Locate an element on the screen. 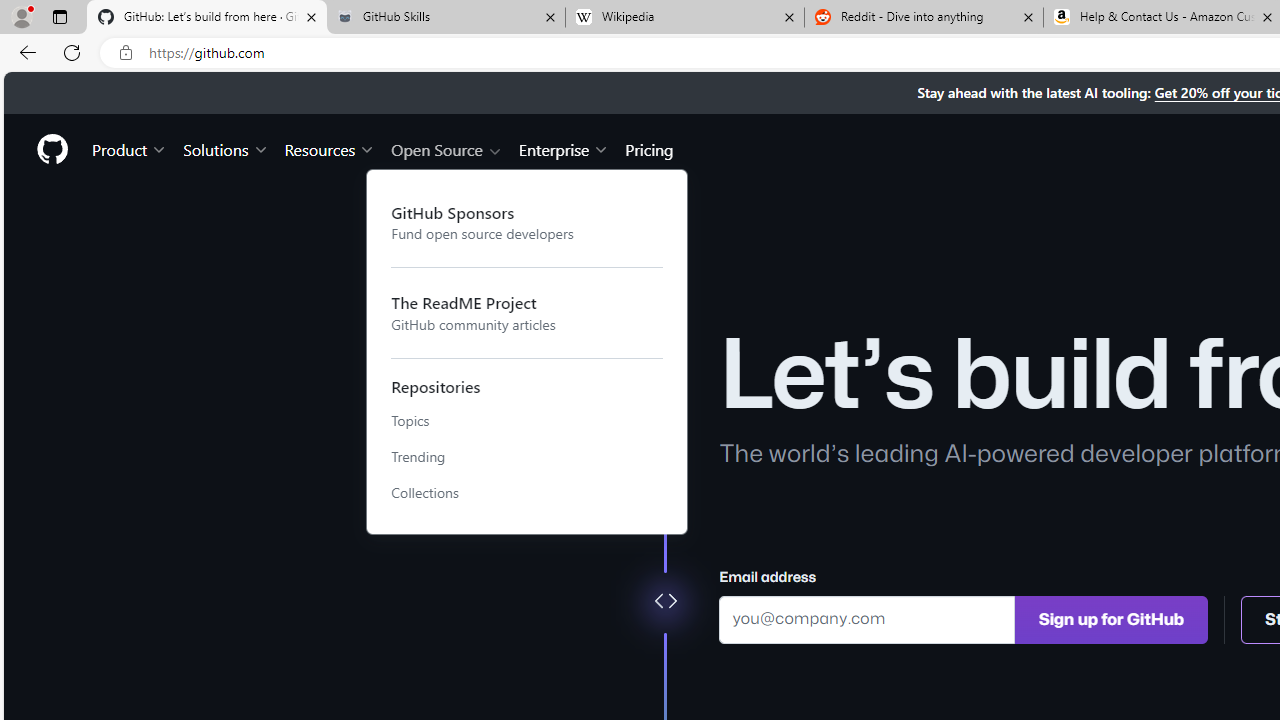 The height and width of the screenshot is (720, 1280). 'Product' is located at coordinates (129, 148).